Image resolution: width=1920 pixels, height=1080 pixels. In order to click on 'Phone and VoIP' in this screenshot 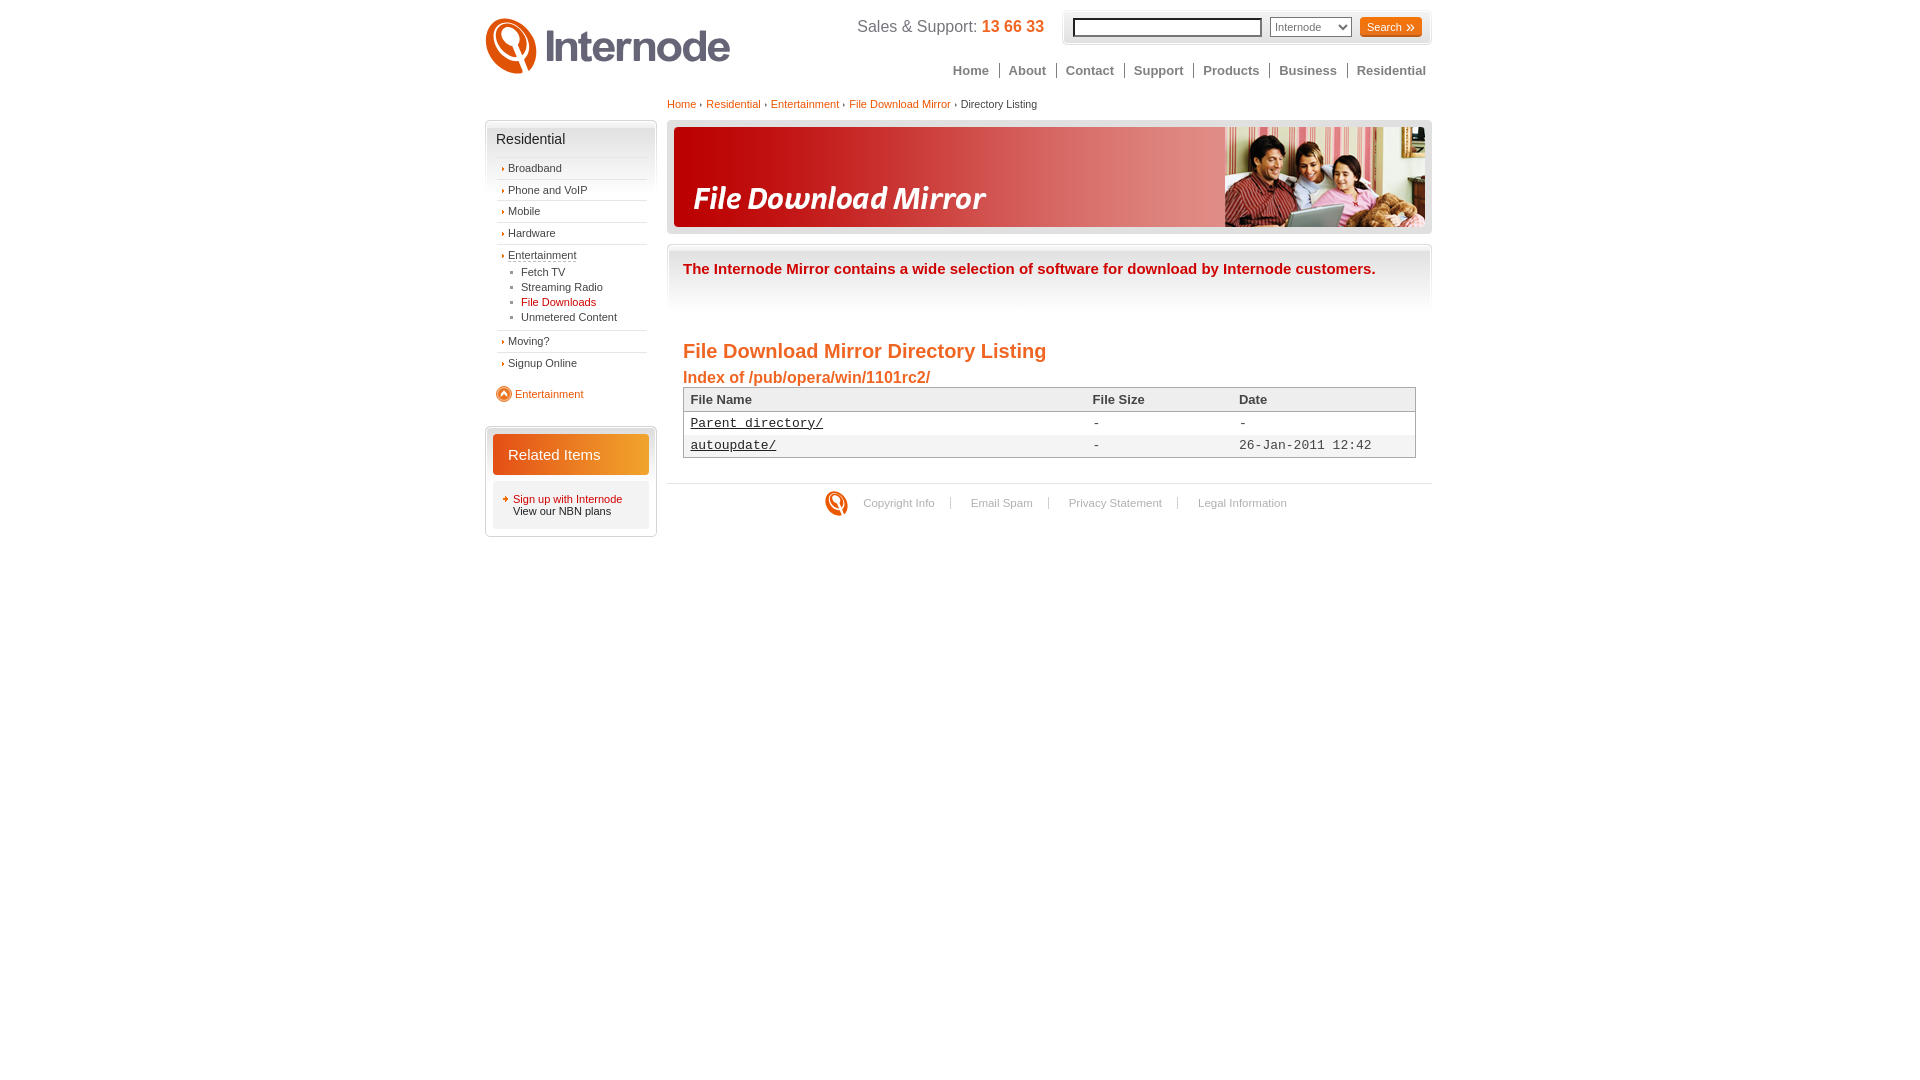, I will do `click(547, 189)`.